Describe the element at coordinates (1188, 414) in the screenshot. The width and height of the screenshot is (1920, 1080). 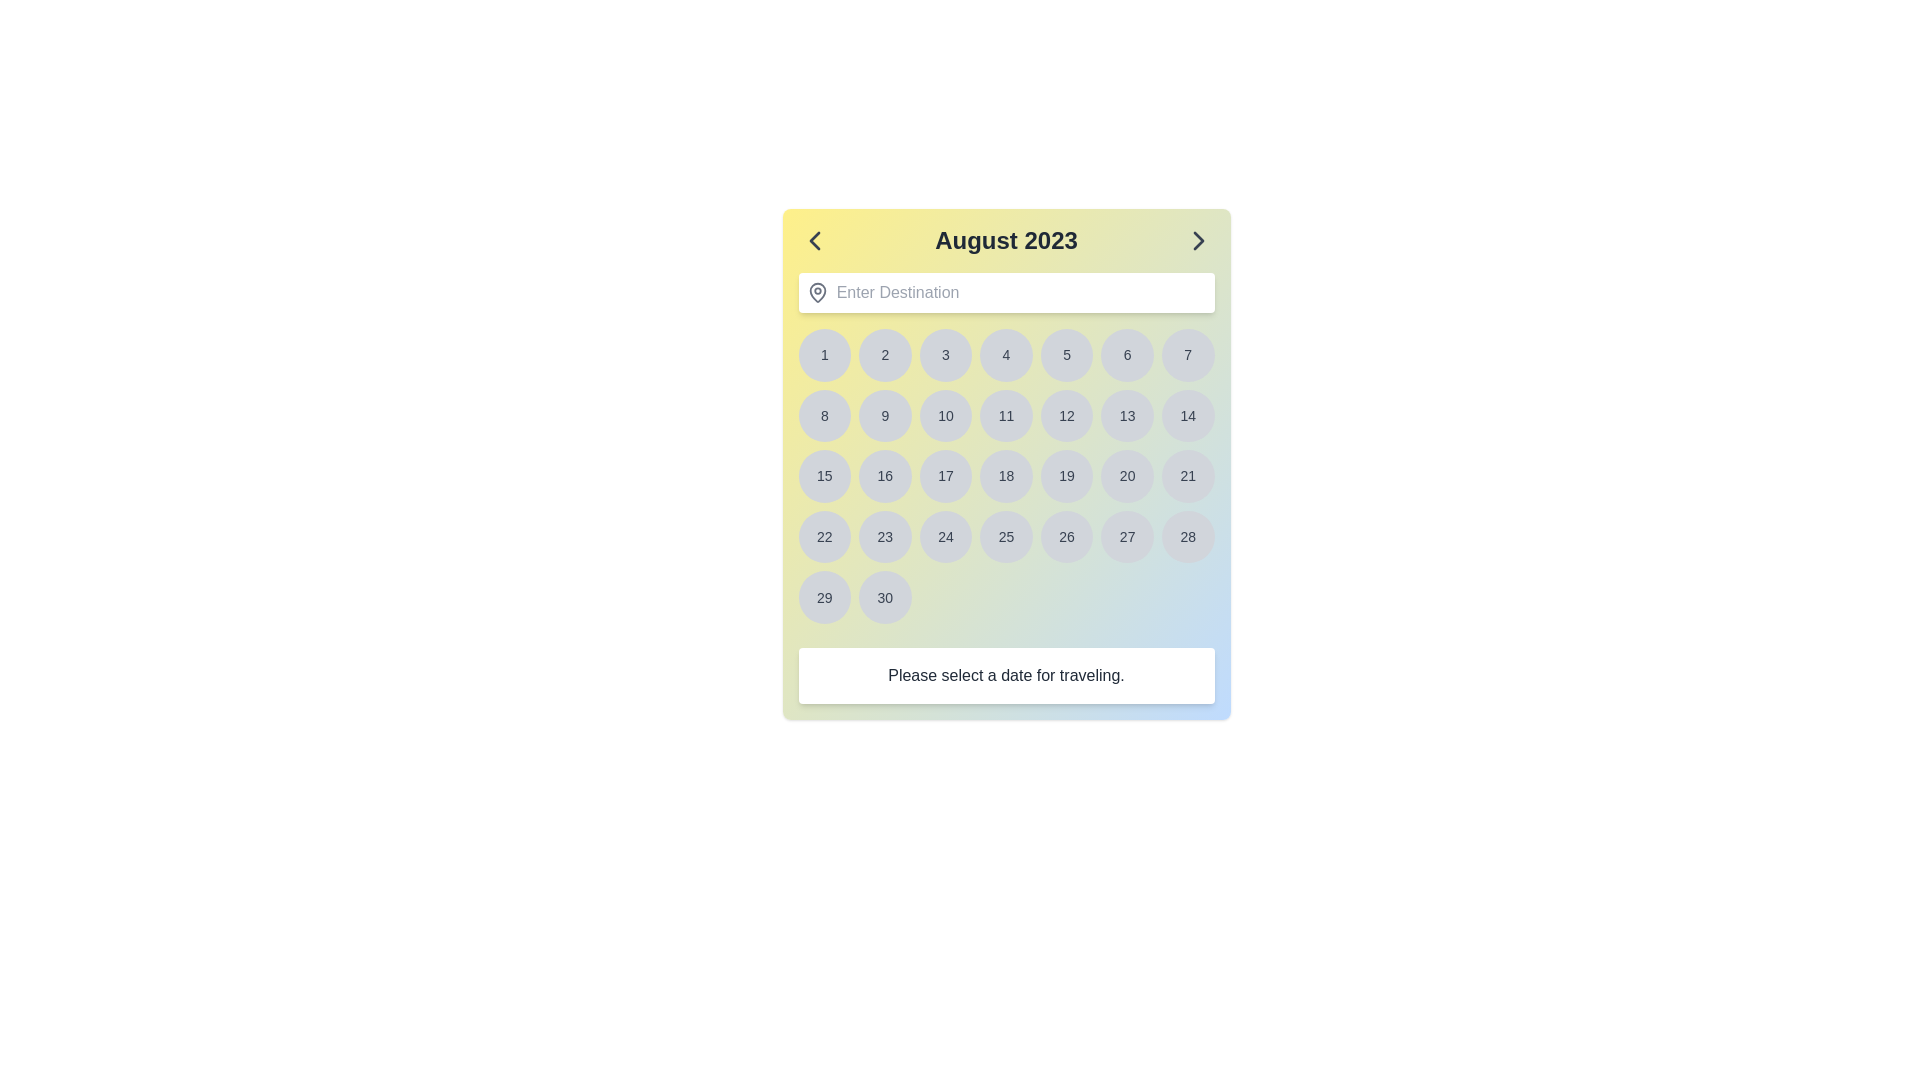
I see `the button representing the 14th day of the month in the calendar interface` at that location.